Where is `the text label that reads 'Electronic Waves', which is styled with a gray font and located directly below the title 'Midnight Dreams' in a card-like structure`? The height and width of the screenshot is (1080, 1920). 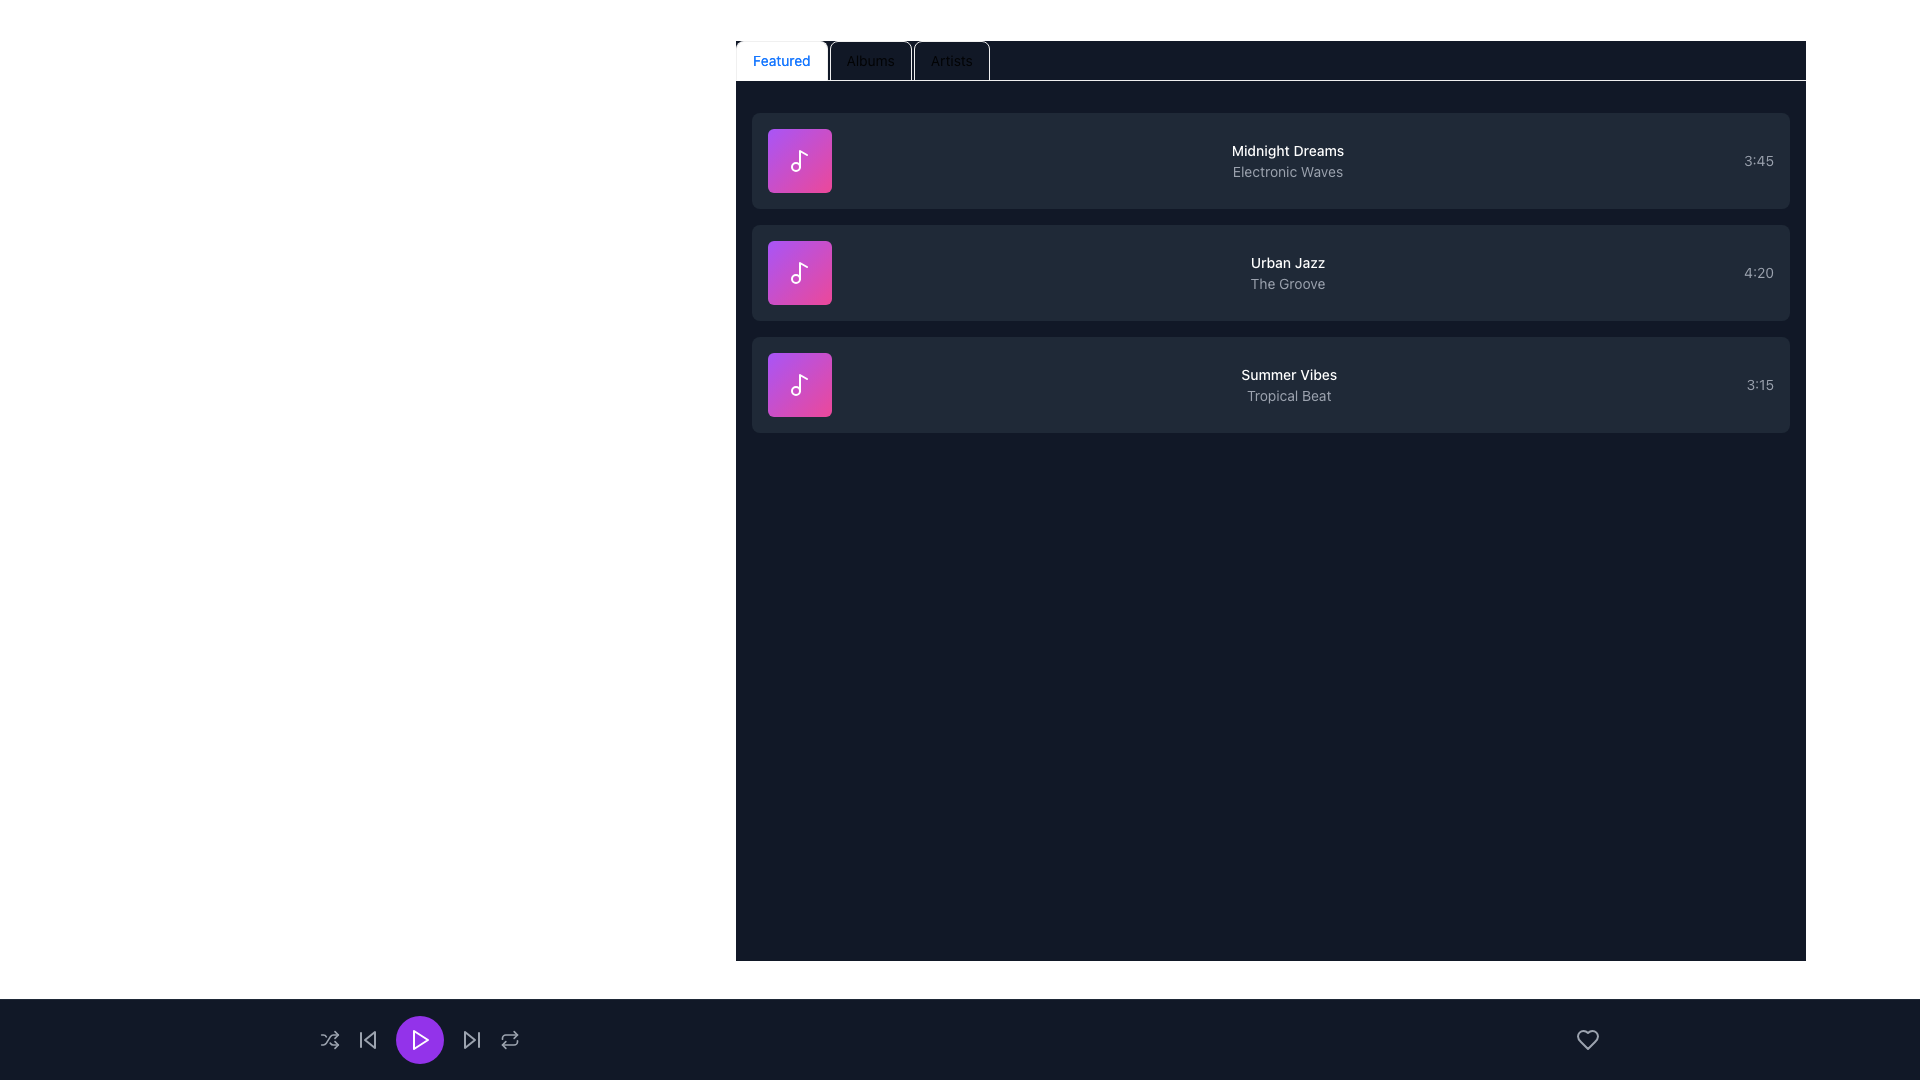 the text label that reads 'Electronic Waves', which is styled with a gray font and located directly below the title 'Midnight Dreams' in a card-like structure is located at coordinates (1287, 171).